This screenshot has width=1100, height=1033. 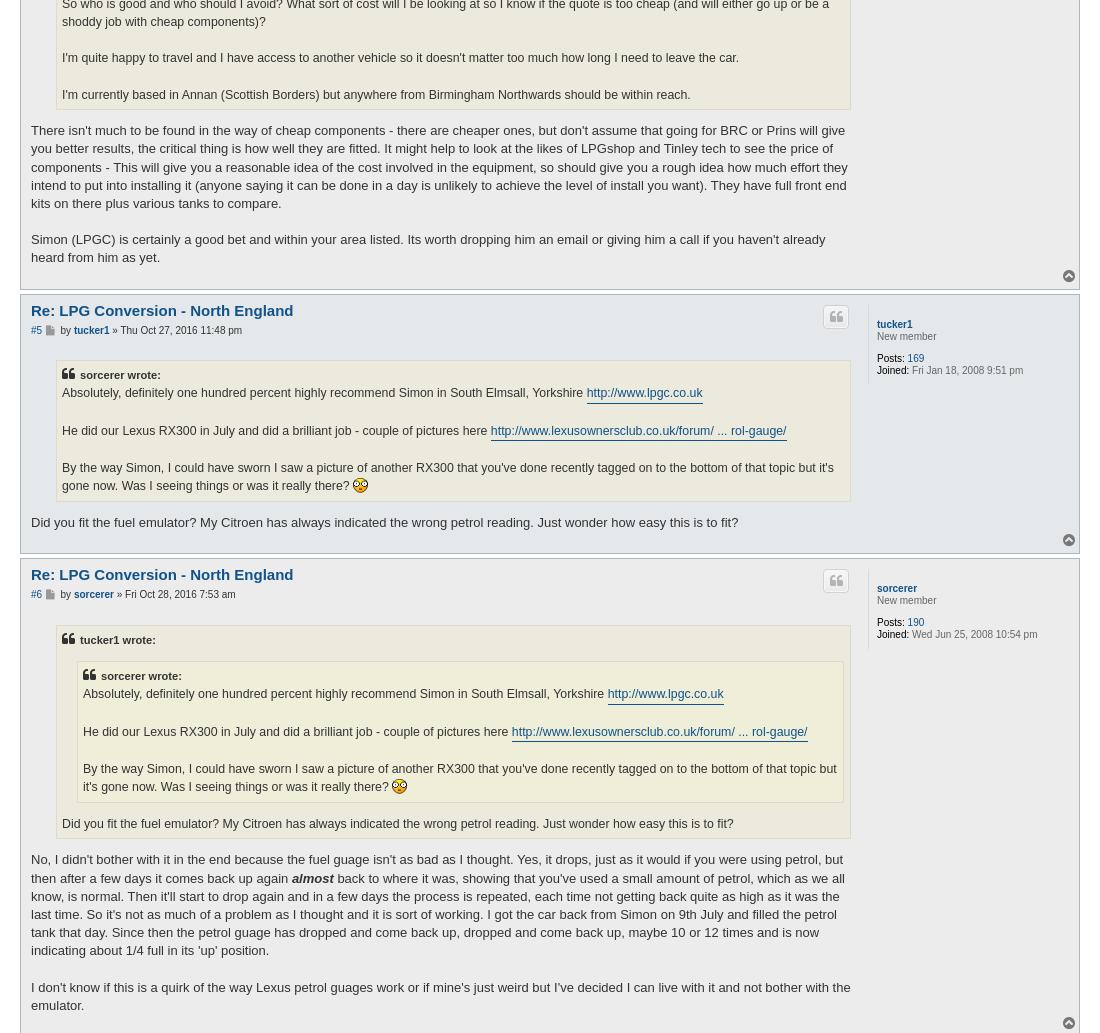 I want to click on '#5', so click(x=35, y=328).